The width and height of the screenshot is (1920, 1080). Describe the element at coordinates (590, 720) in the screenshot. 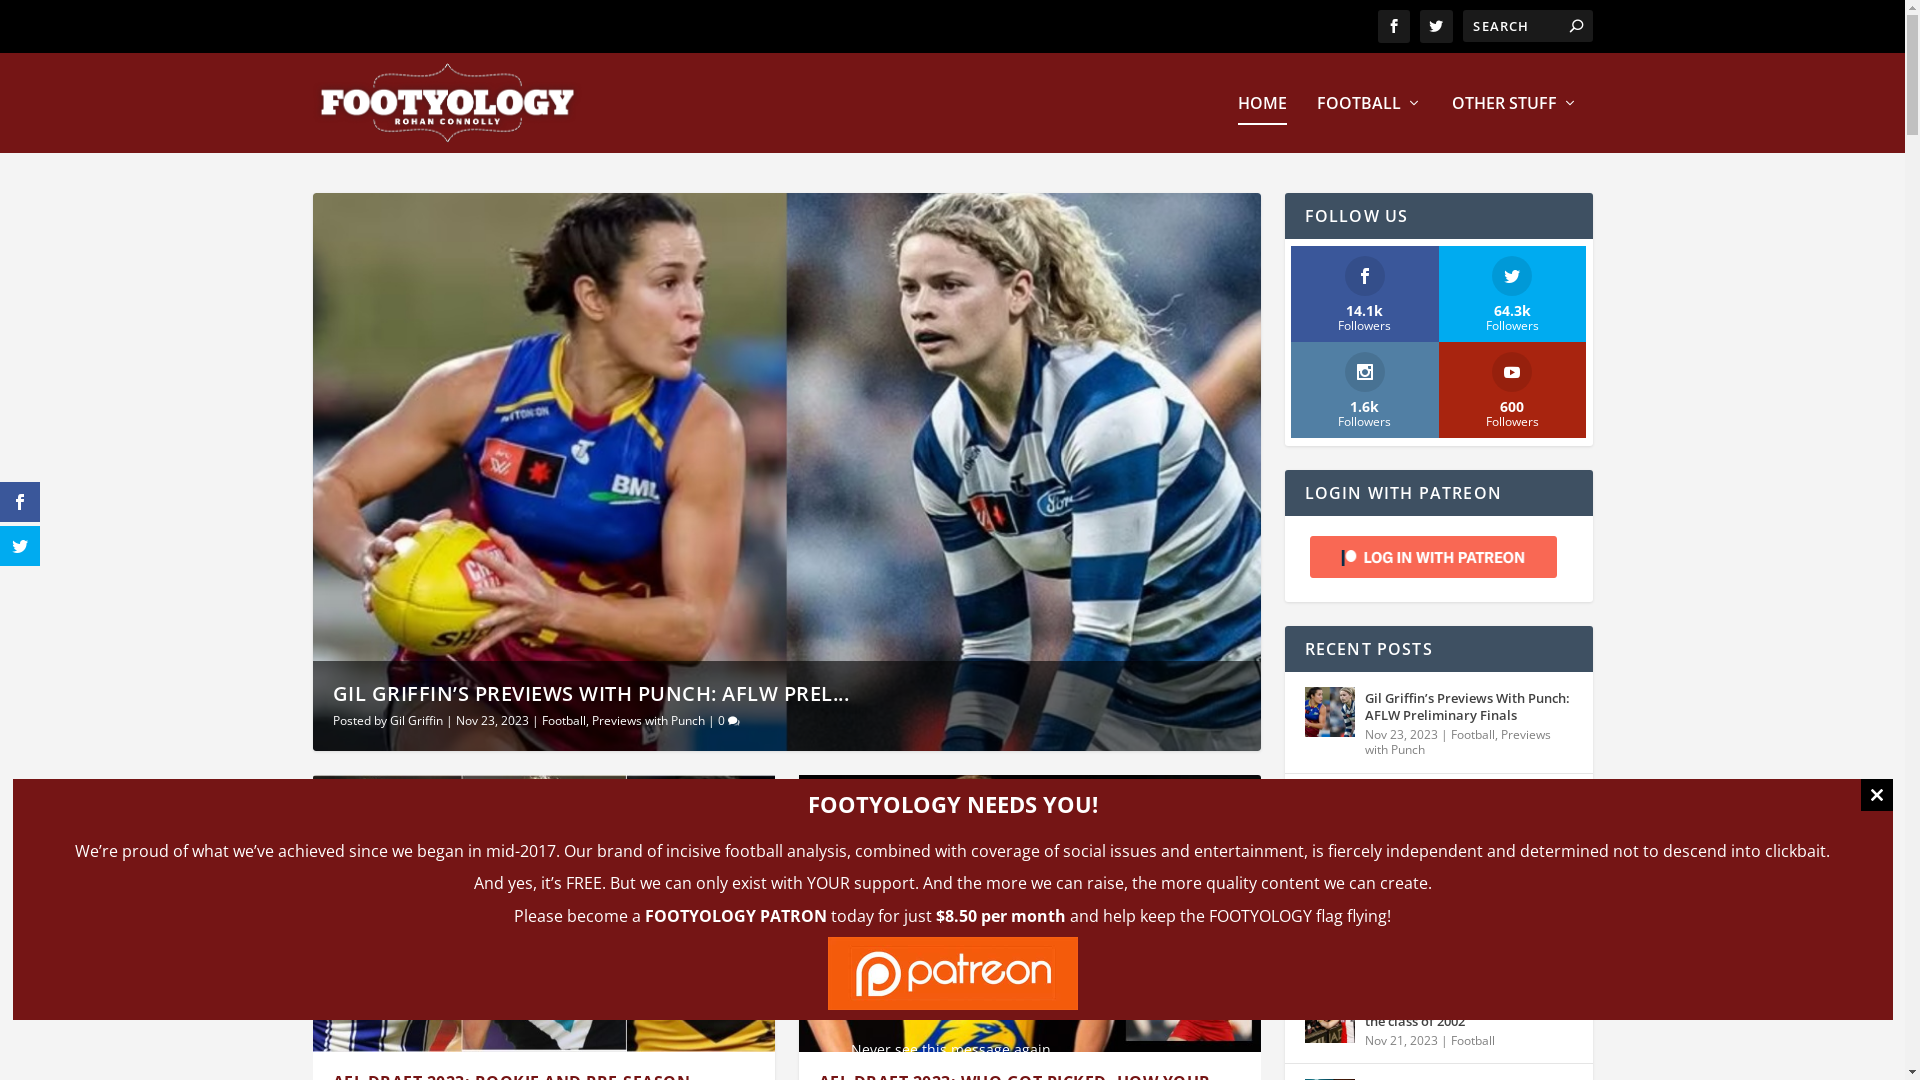

I see `'Previews with Punch'` at that location.